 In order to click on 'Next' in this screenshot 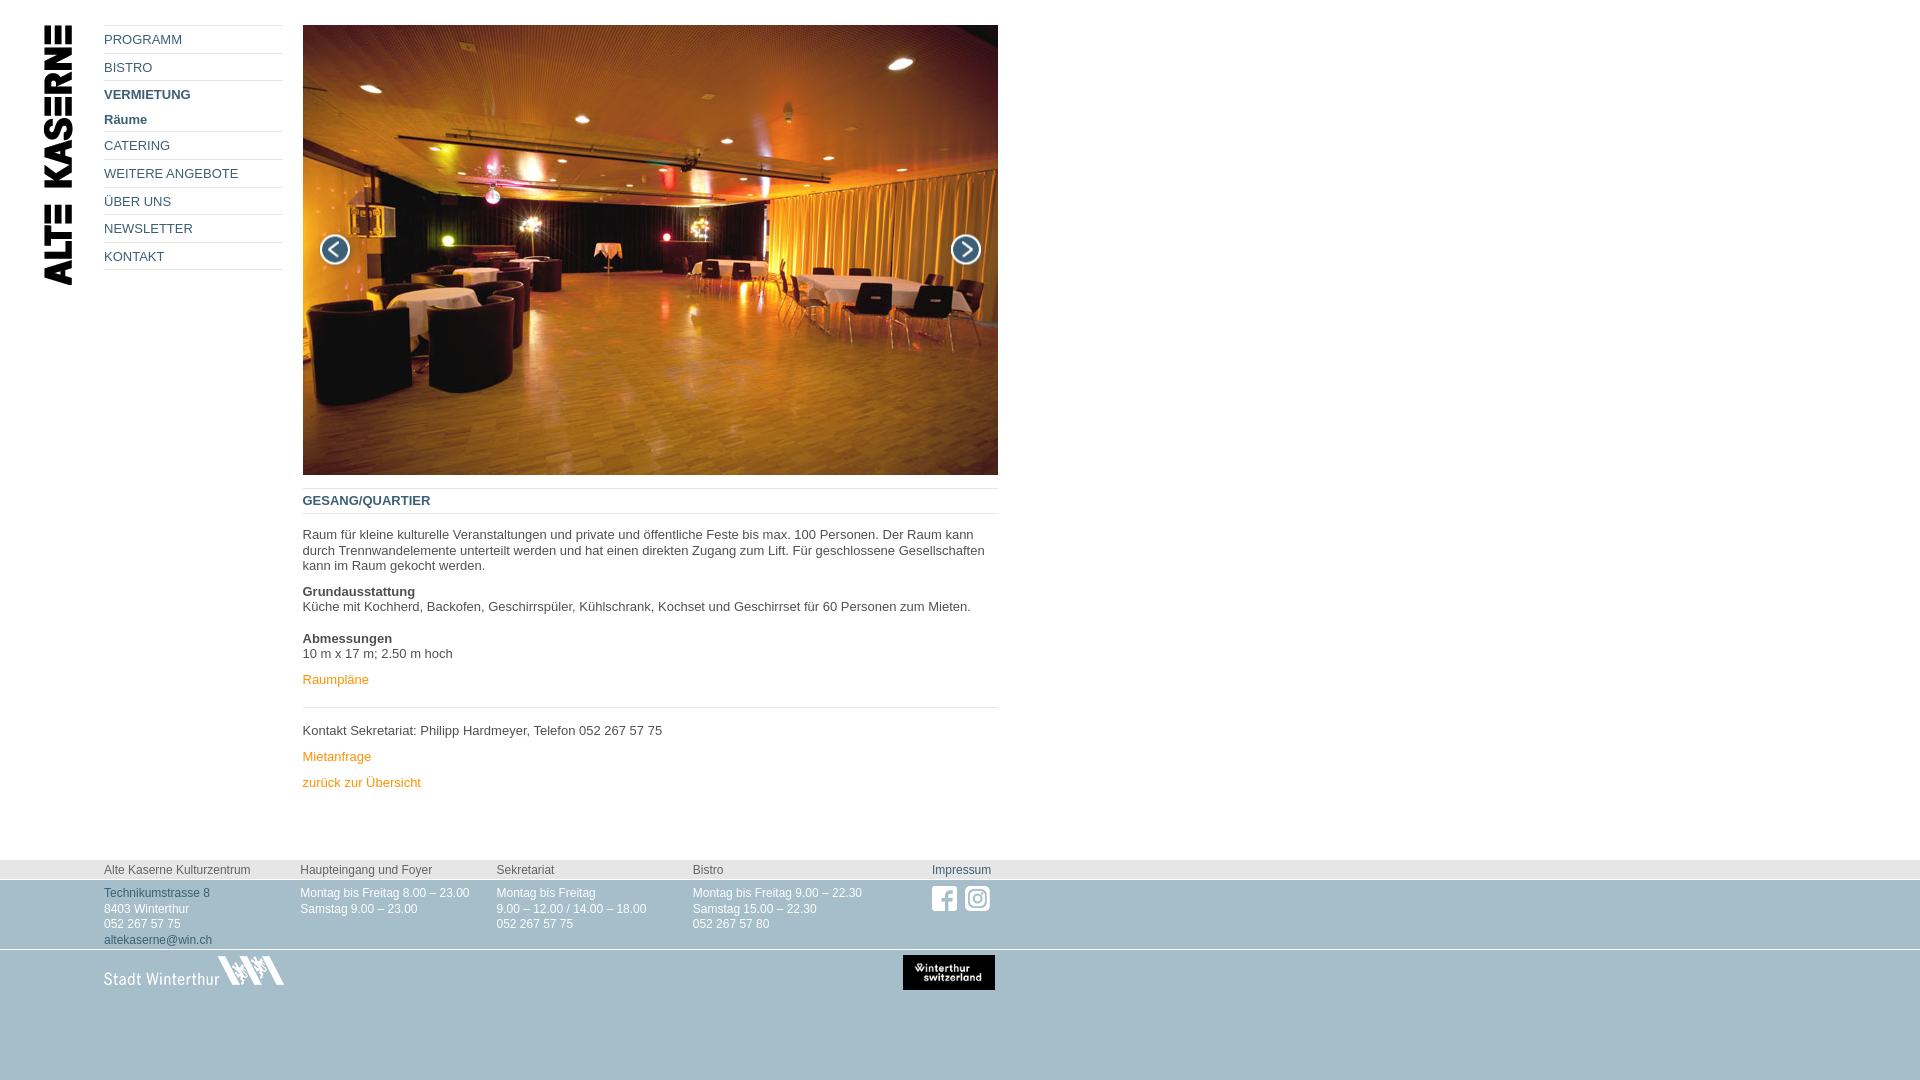, I will do `click(965, 249)`.